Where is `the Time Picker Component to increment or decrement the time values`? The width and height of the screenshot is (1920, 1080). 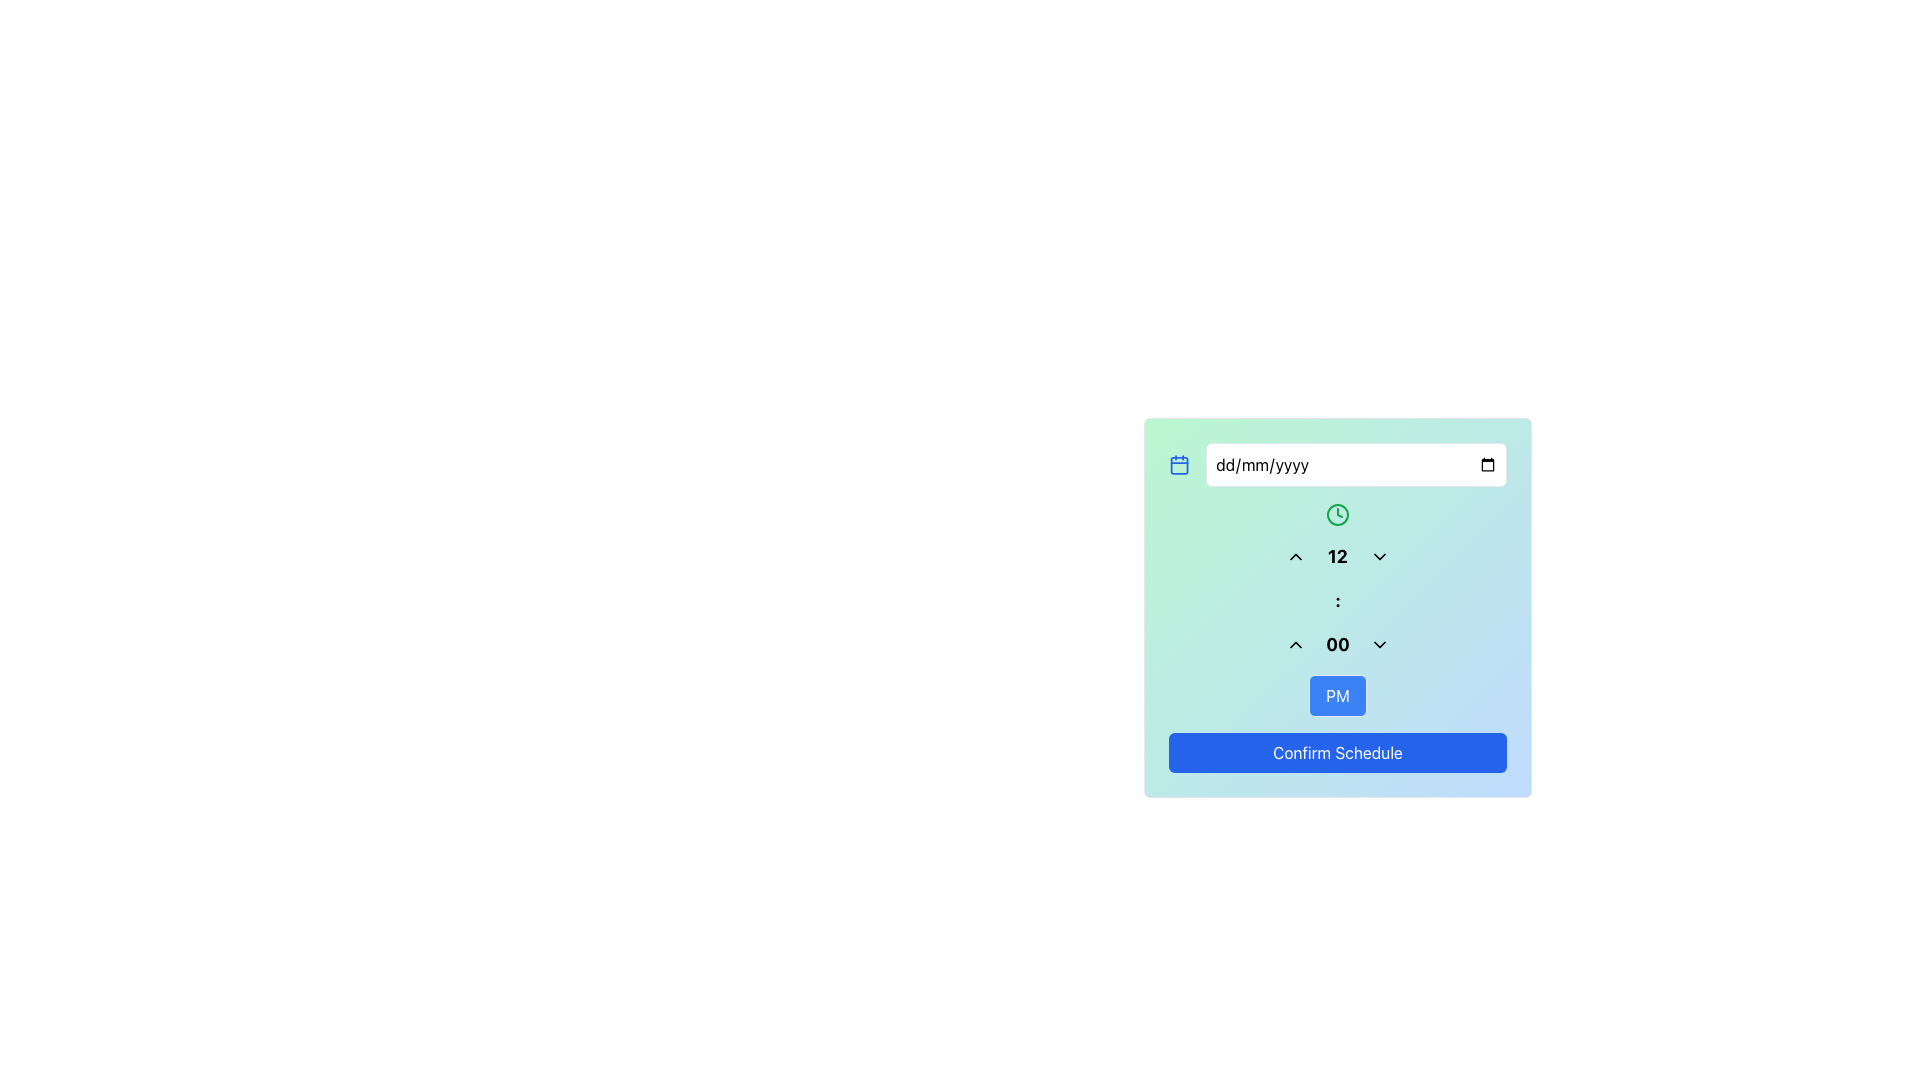 the Time Picker Component to increment or decrement the time values is located at coordinates (1338, 608).